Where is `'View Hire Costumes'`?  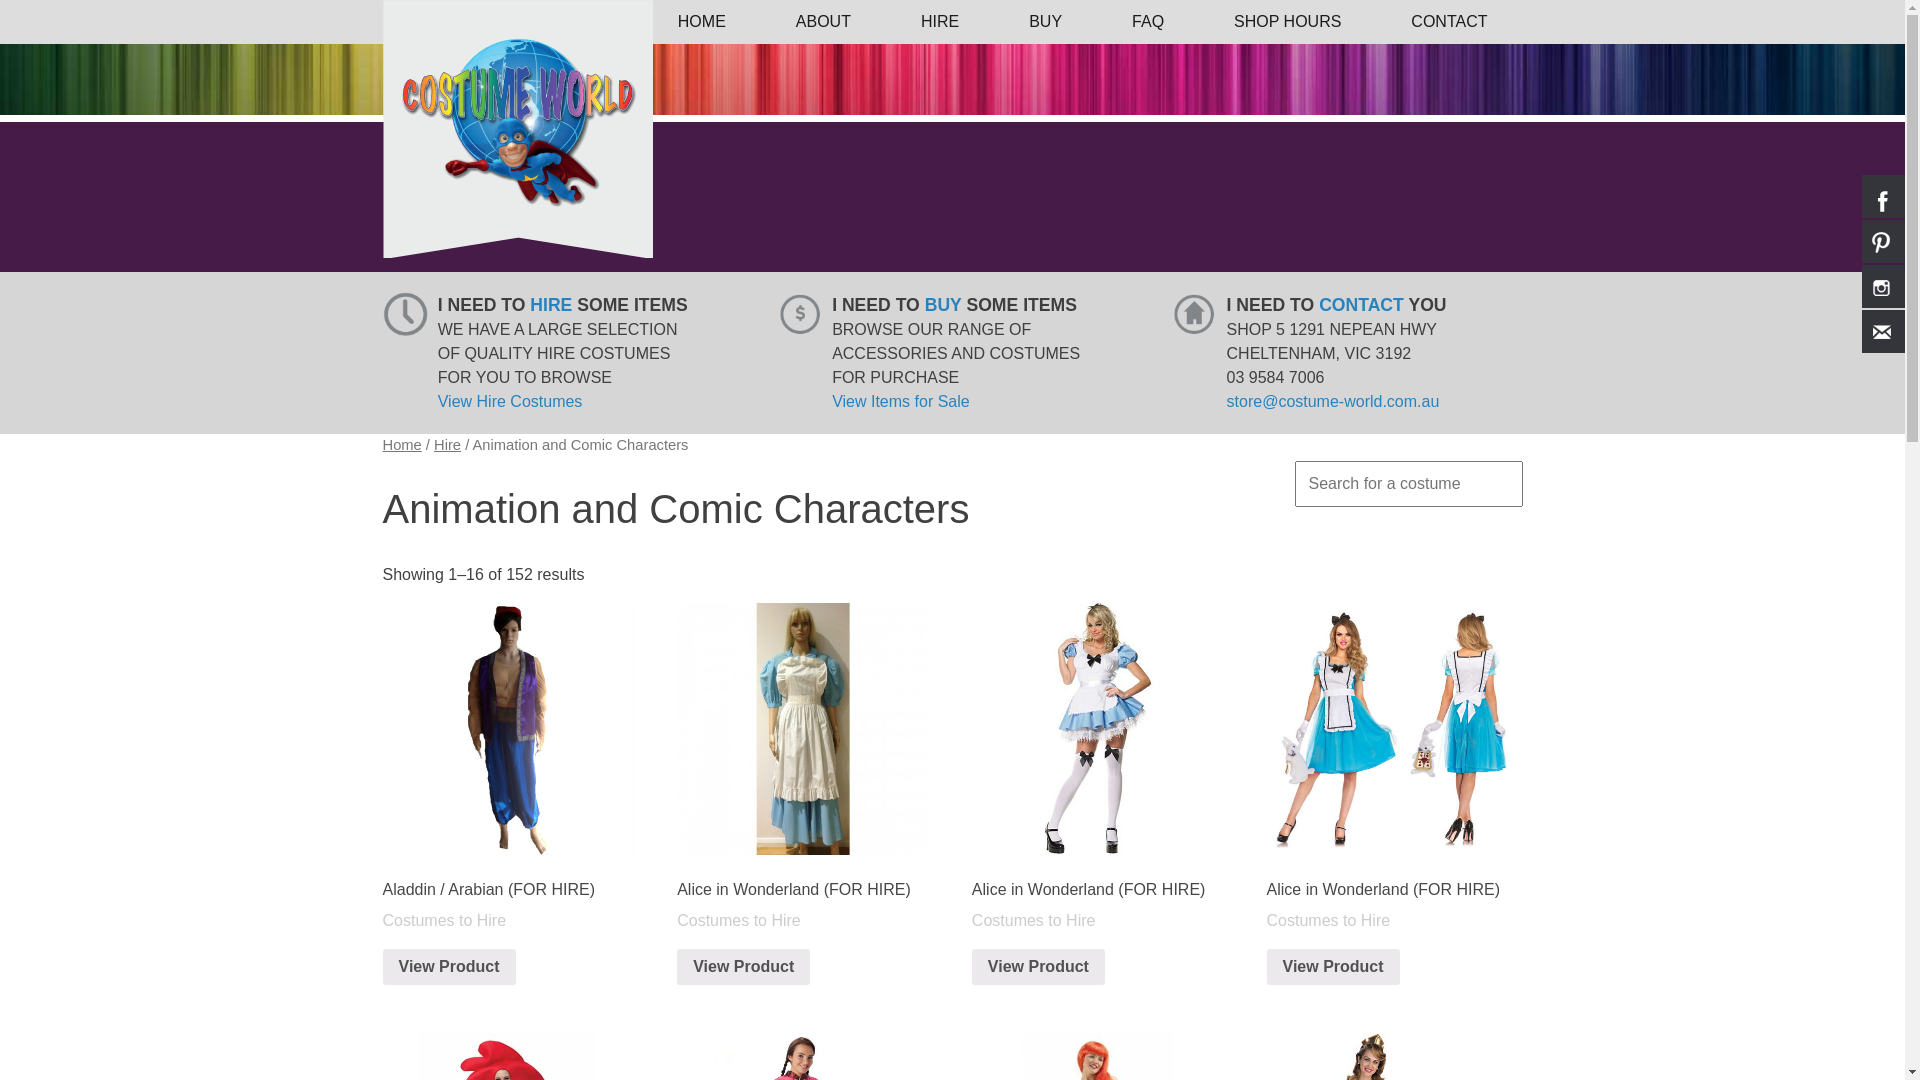 'View Hire Costumes' is located at coordinates (510, 401).